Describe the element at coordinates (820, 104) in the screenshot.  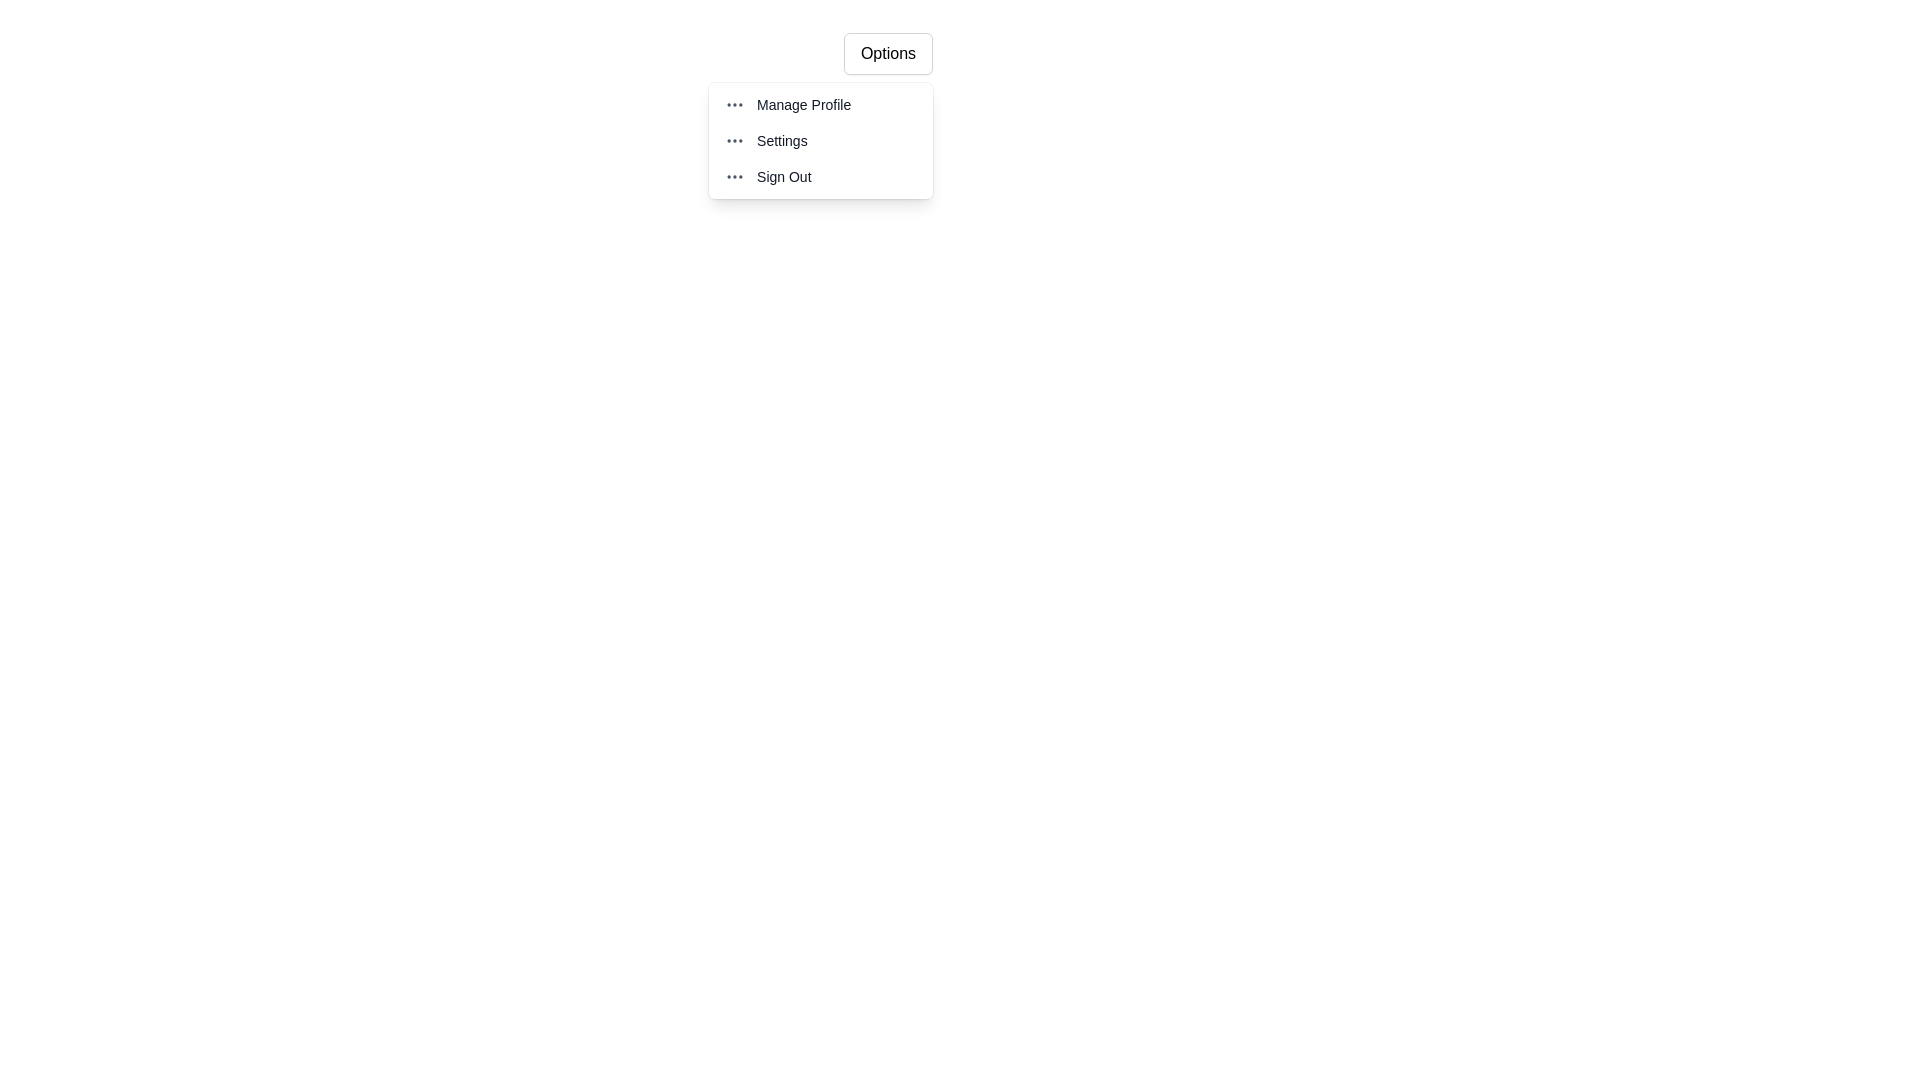
I see `the 'Manage Profile' menu item, which features three vertically aligned dots and is the first item in the dropdown list below the 'Options' button` at that location.